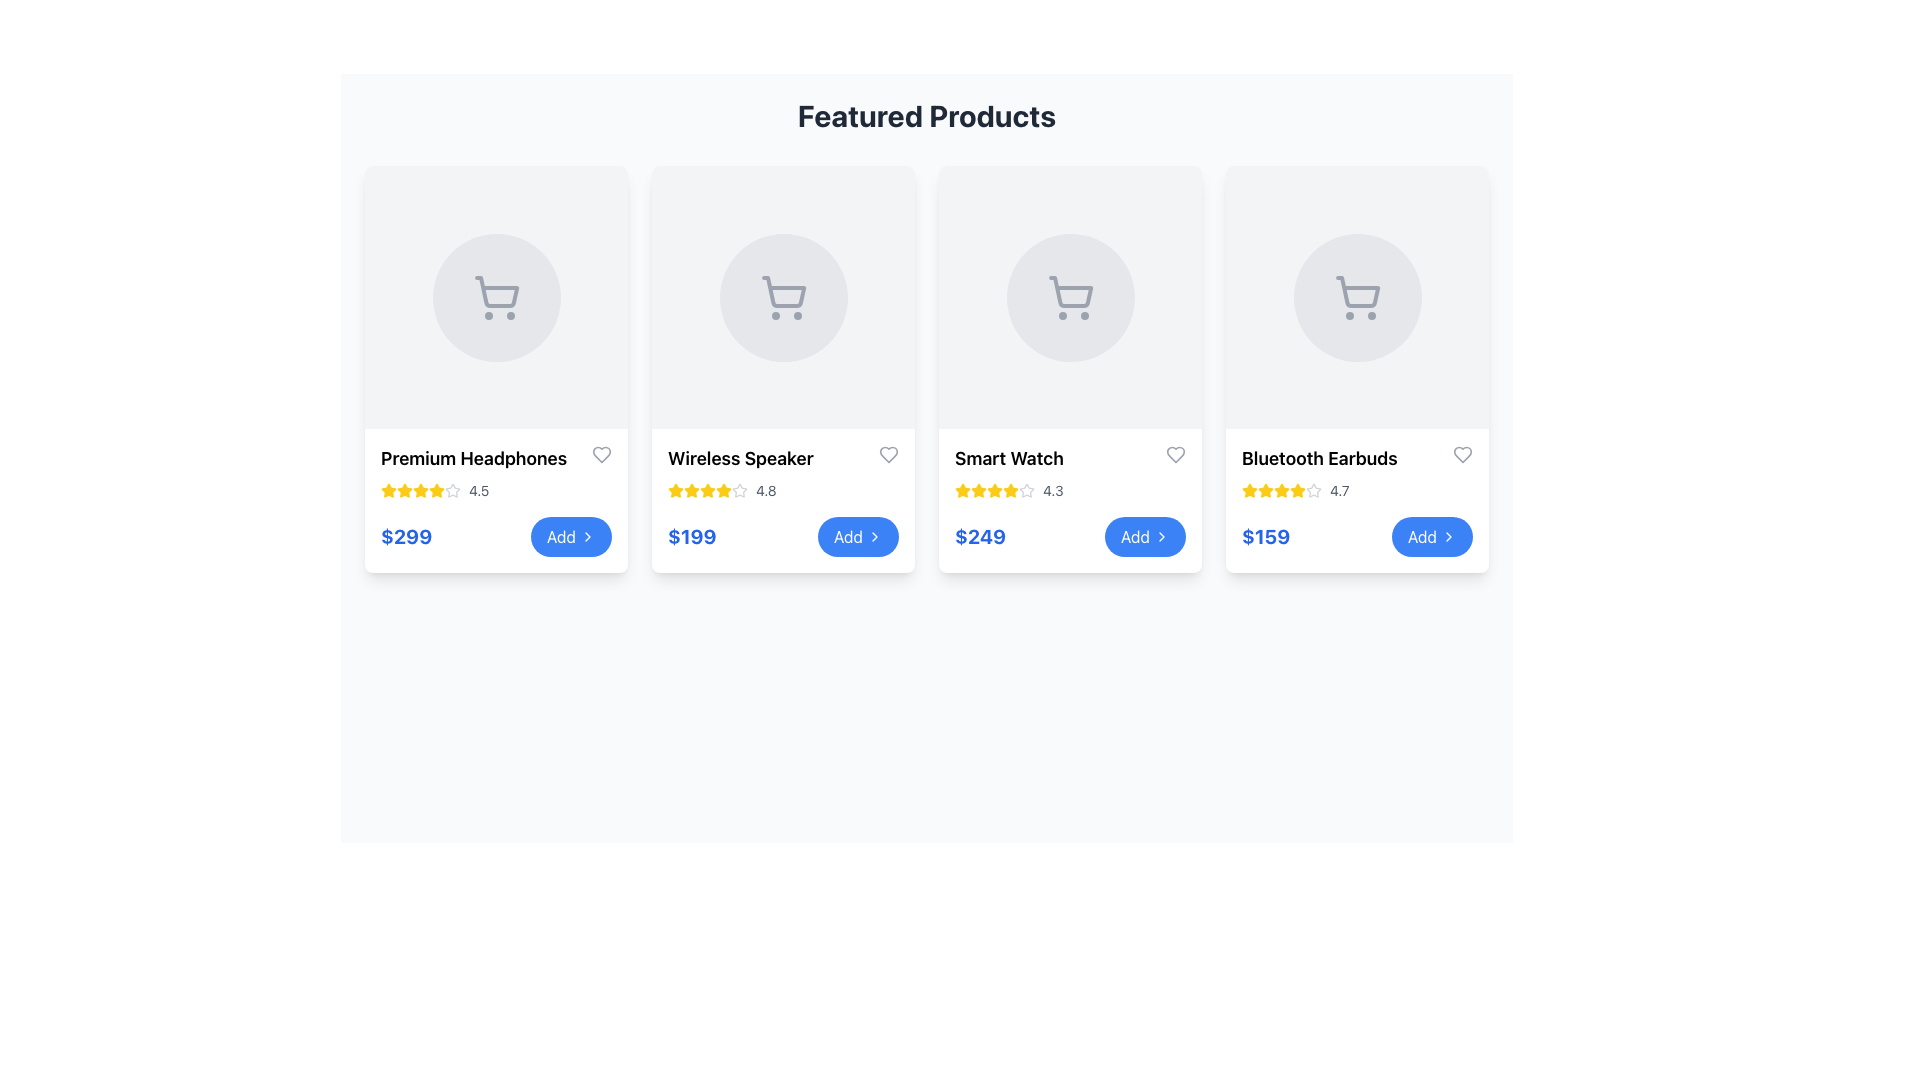 This screenshot has width=1920, height=1080. What do you see at coordinates (1069, 297) in the screenshot?
I see `the shopping icon representing the action of adding the 'Smart Watch' to the cart, located at the top center of the product details card` at bounding box center [1069, 297].